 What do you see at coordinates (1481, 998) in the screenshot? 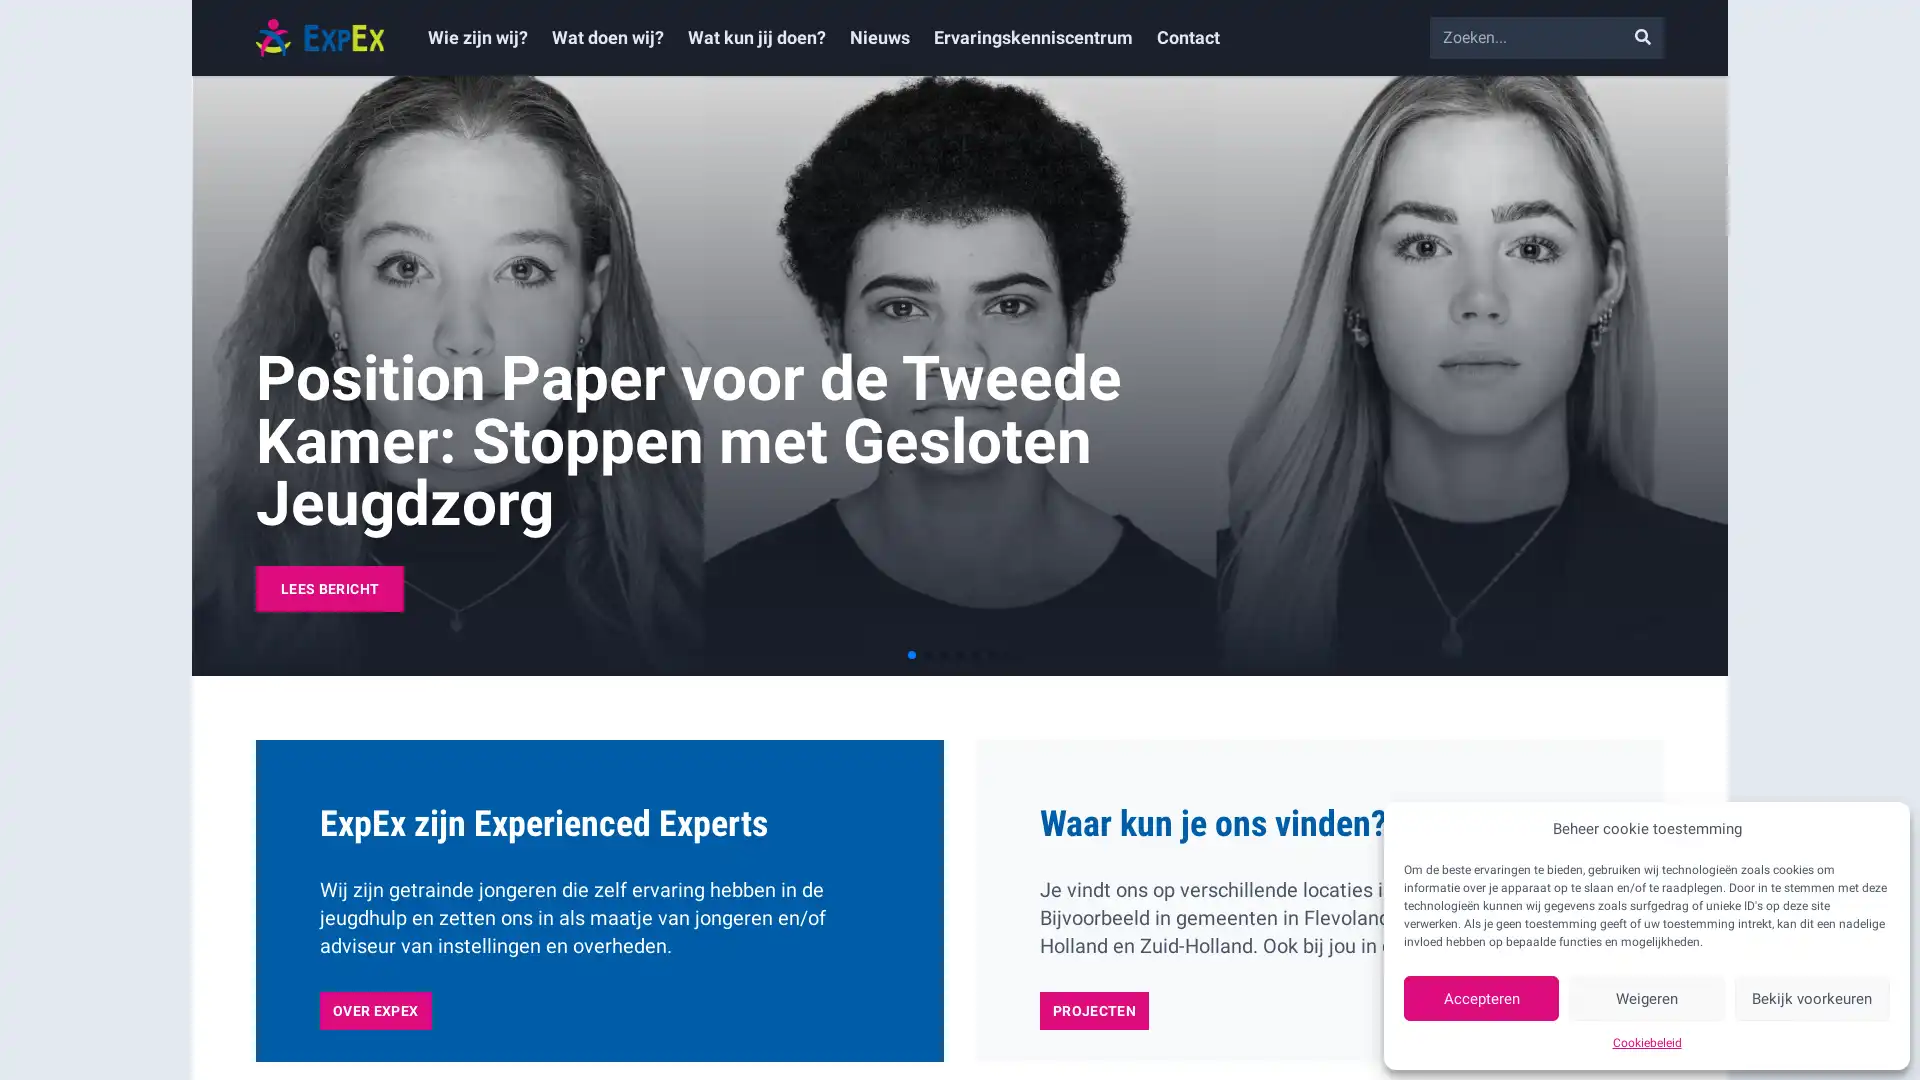
I see `Accepteren` at bounding box center [1481, 998].